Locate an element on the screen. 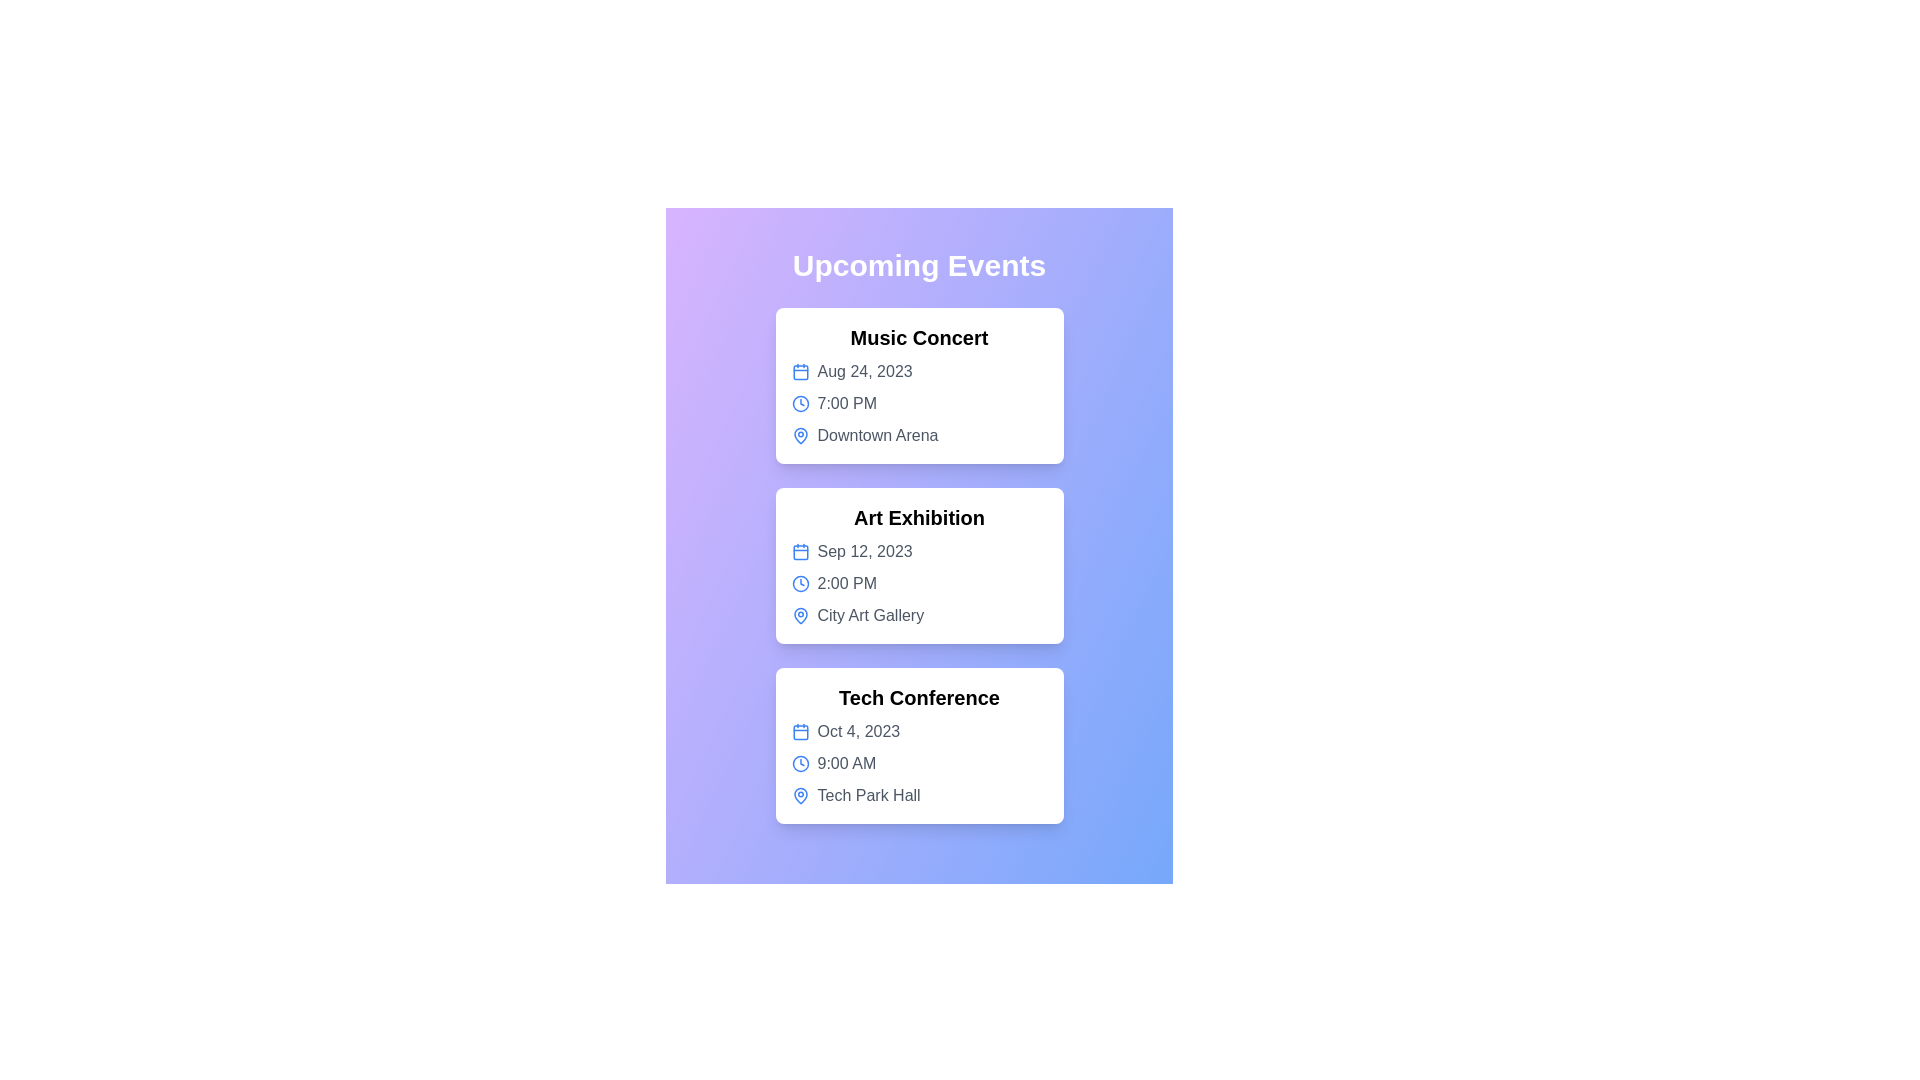  the blue map pin icon located on the left side near the text 'Downtown Arena' in the 'Music Concert' card's information section is located at coordinates (800, 434).